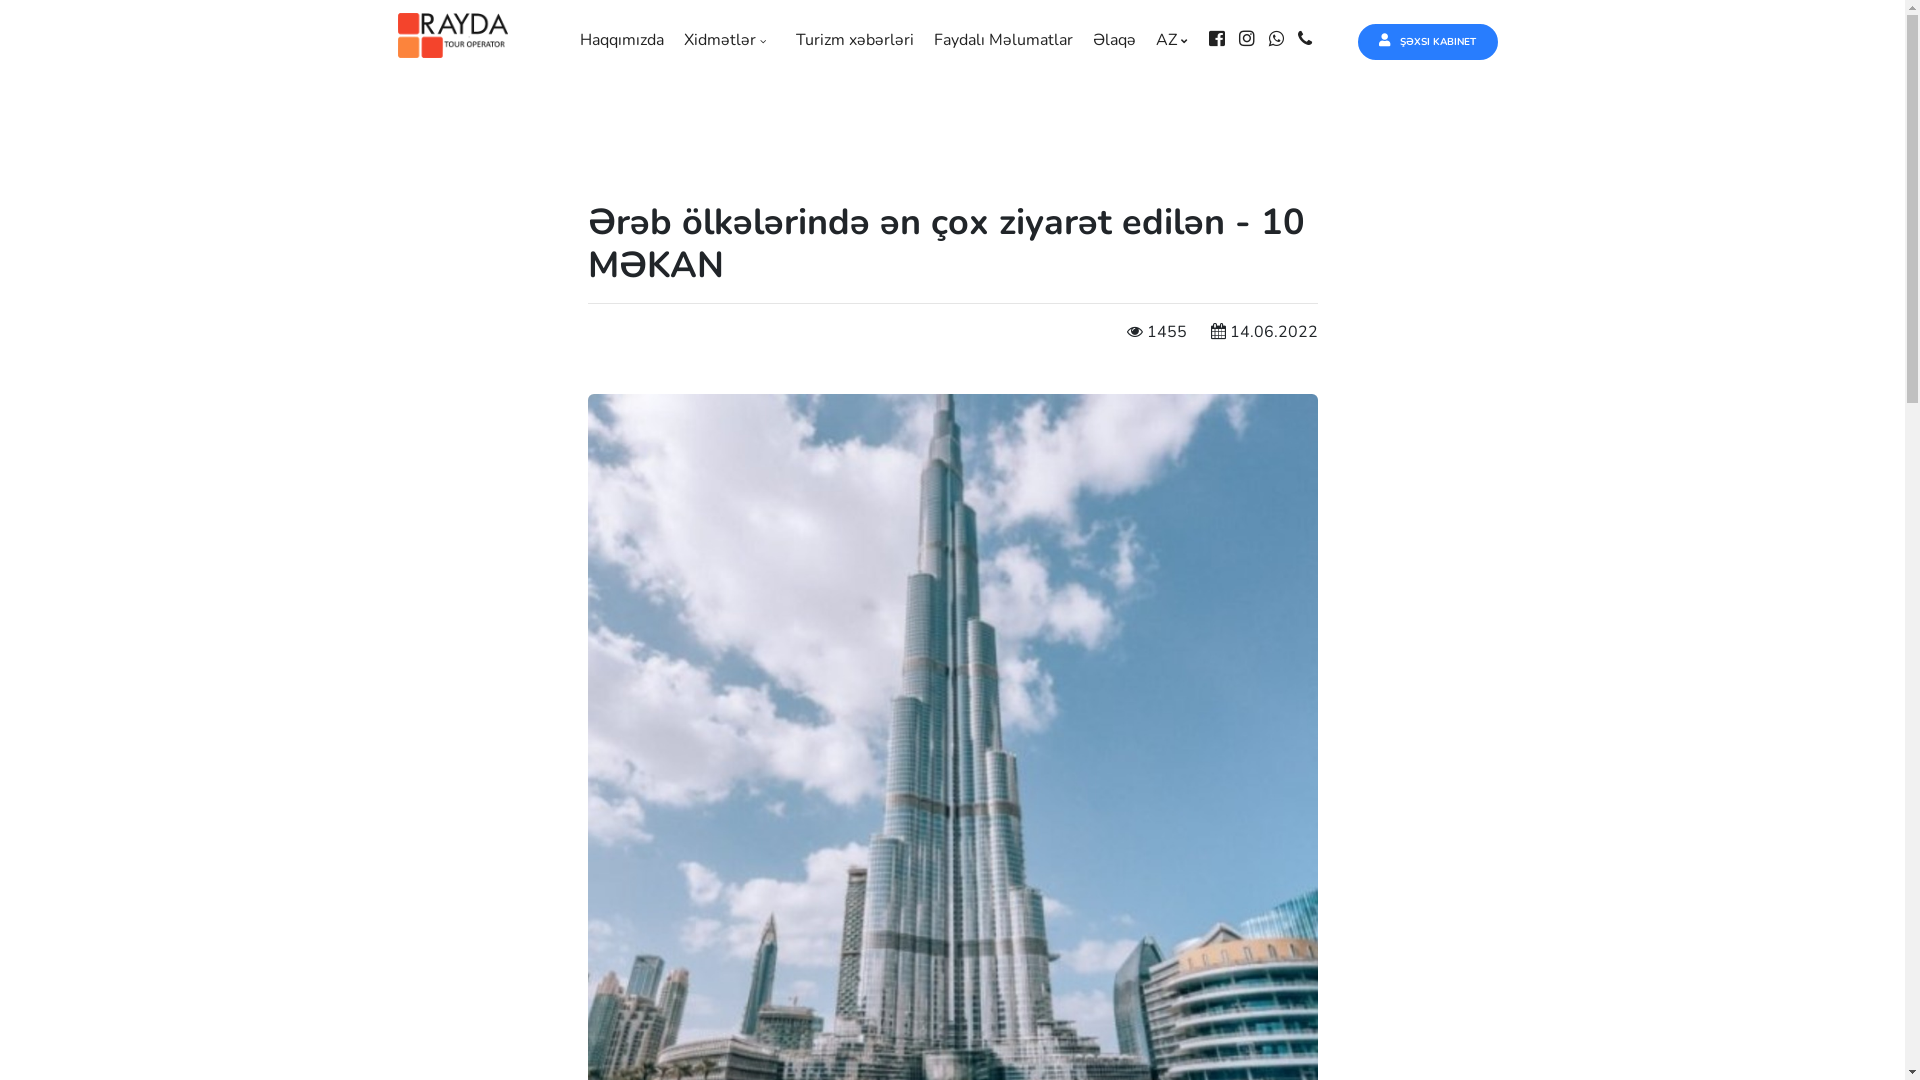 This screenshot has height=1080, width=1920. I want to click on 'Phone', so click(1297, 40).